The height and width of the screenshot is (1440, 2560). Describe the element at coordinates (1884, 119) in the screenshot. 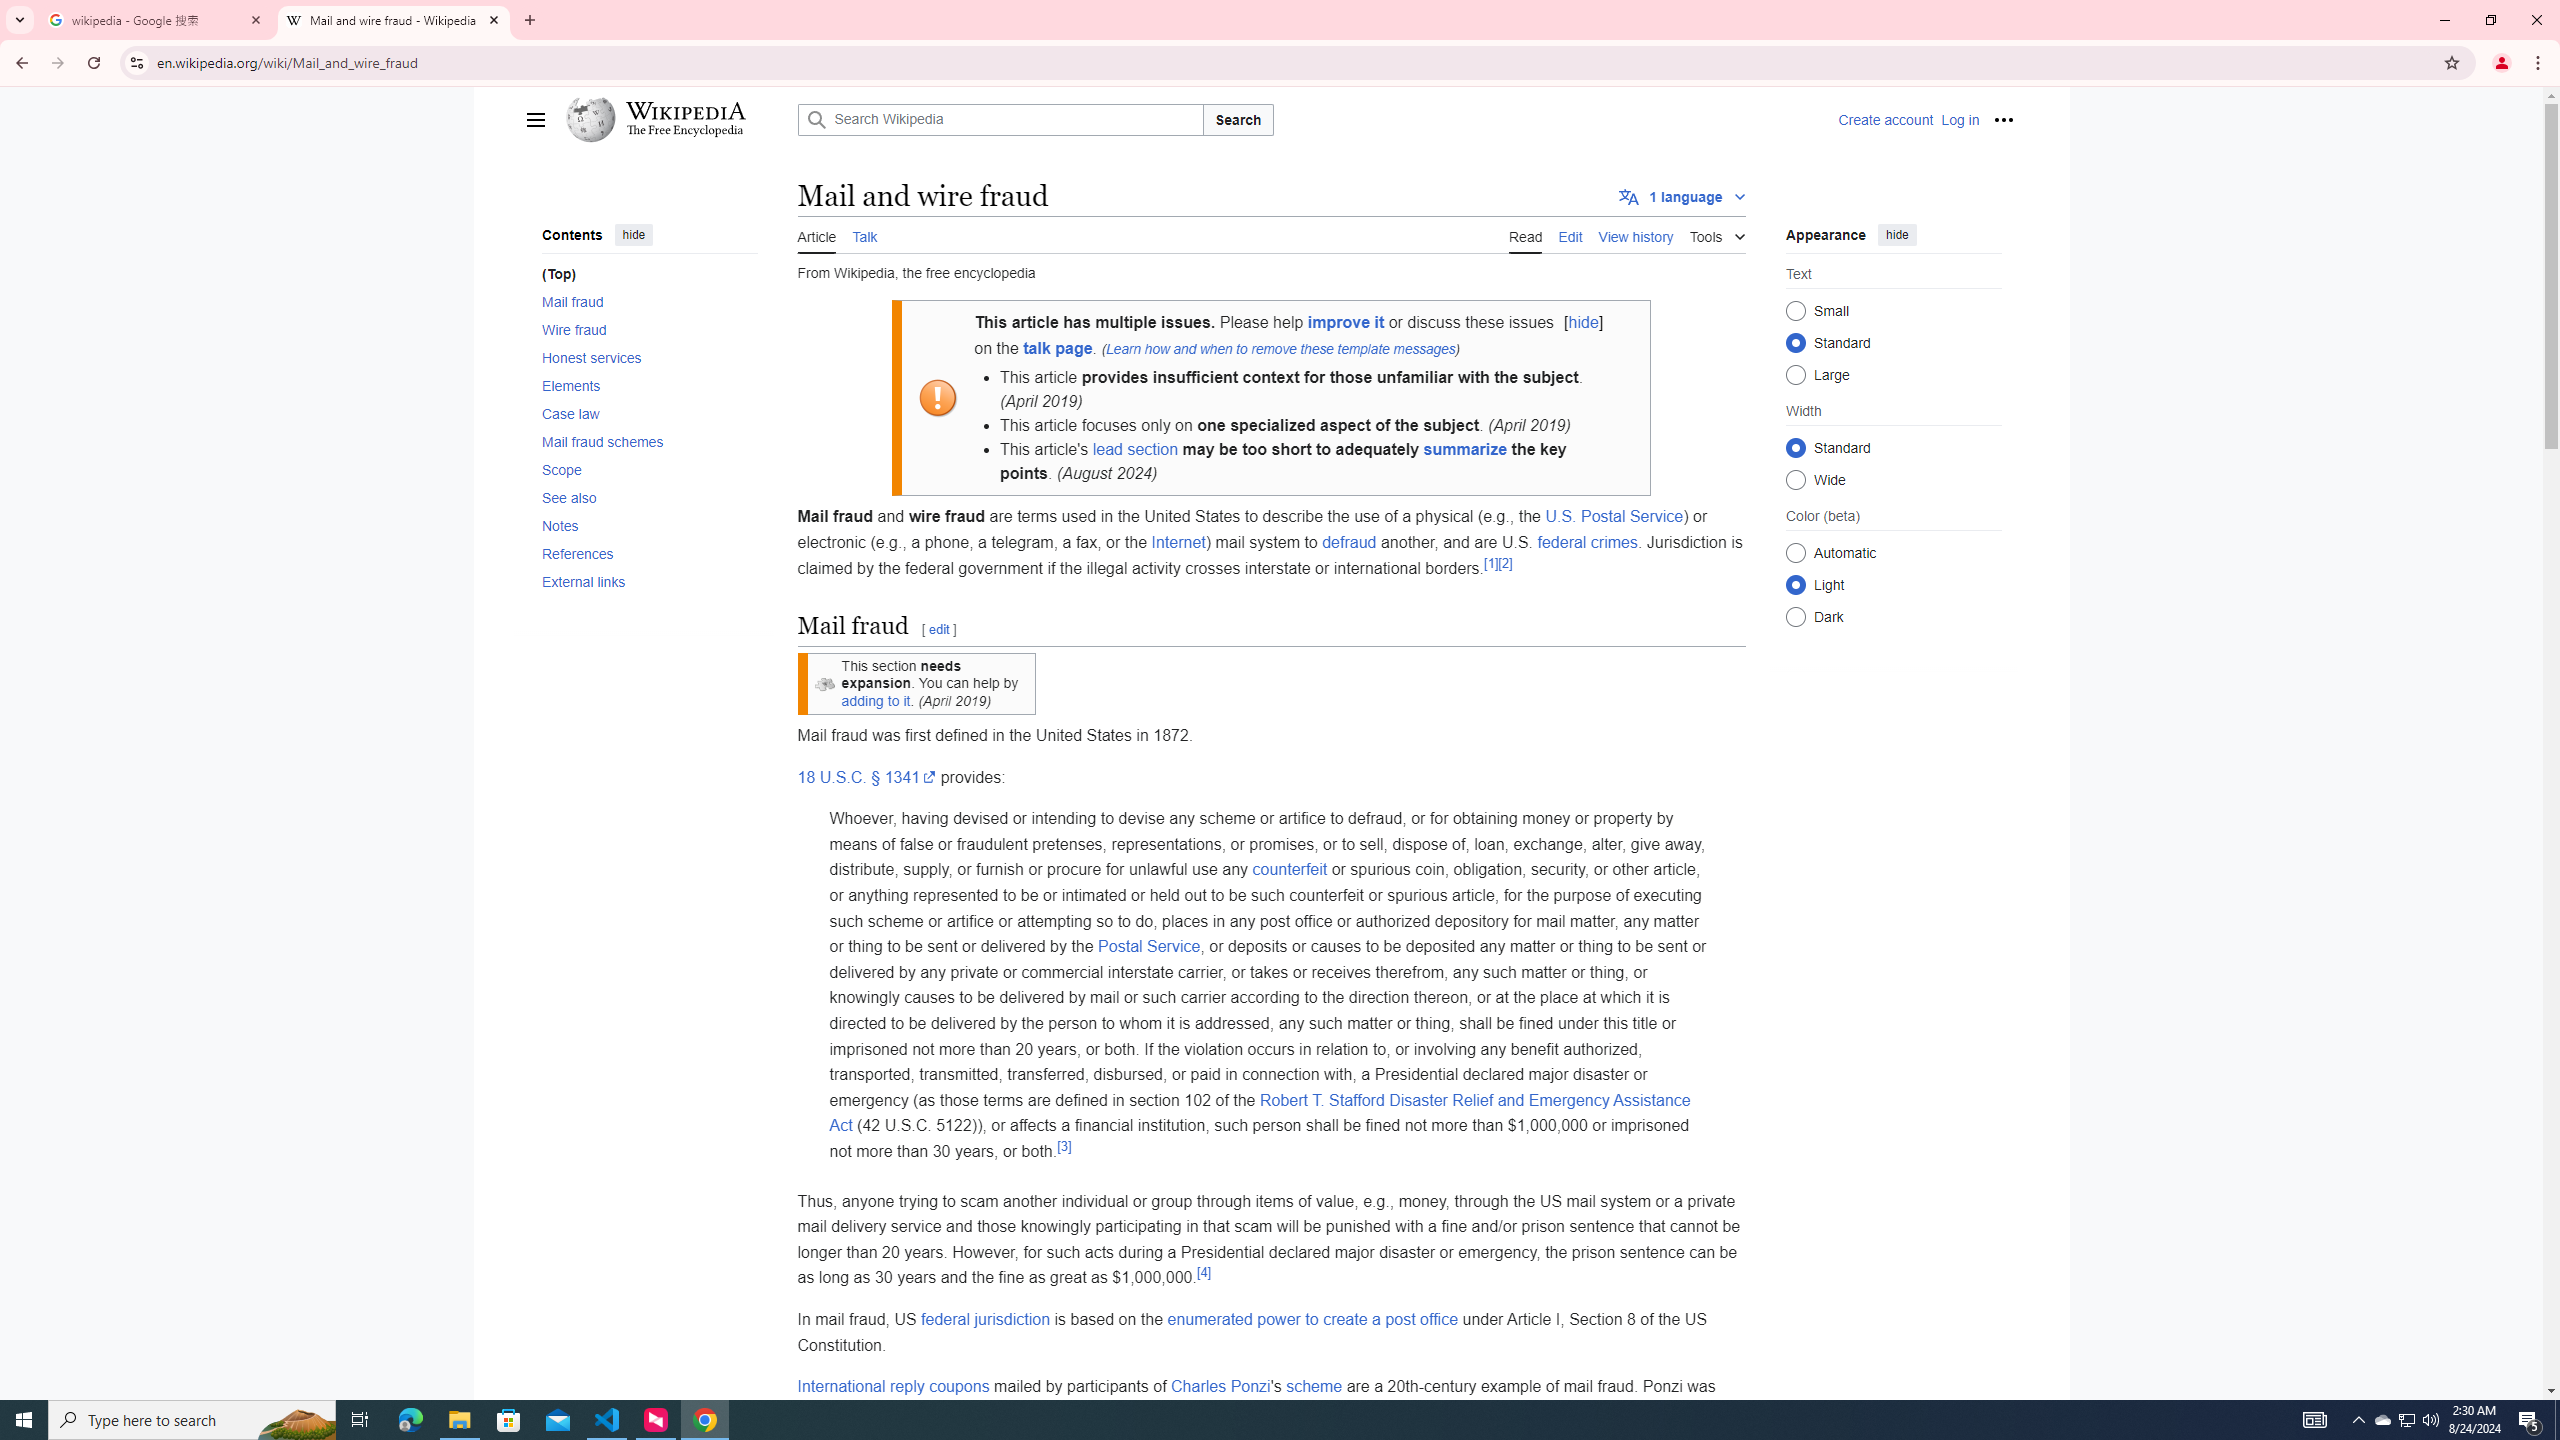

I see `'AutomationID: pt-createaccount-2'` at that location.